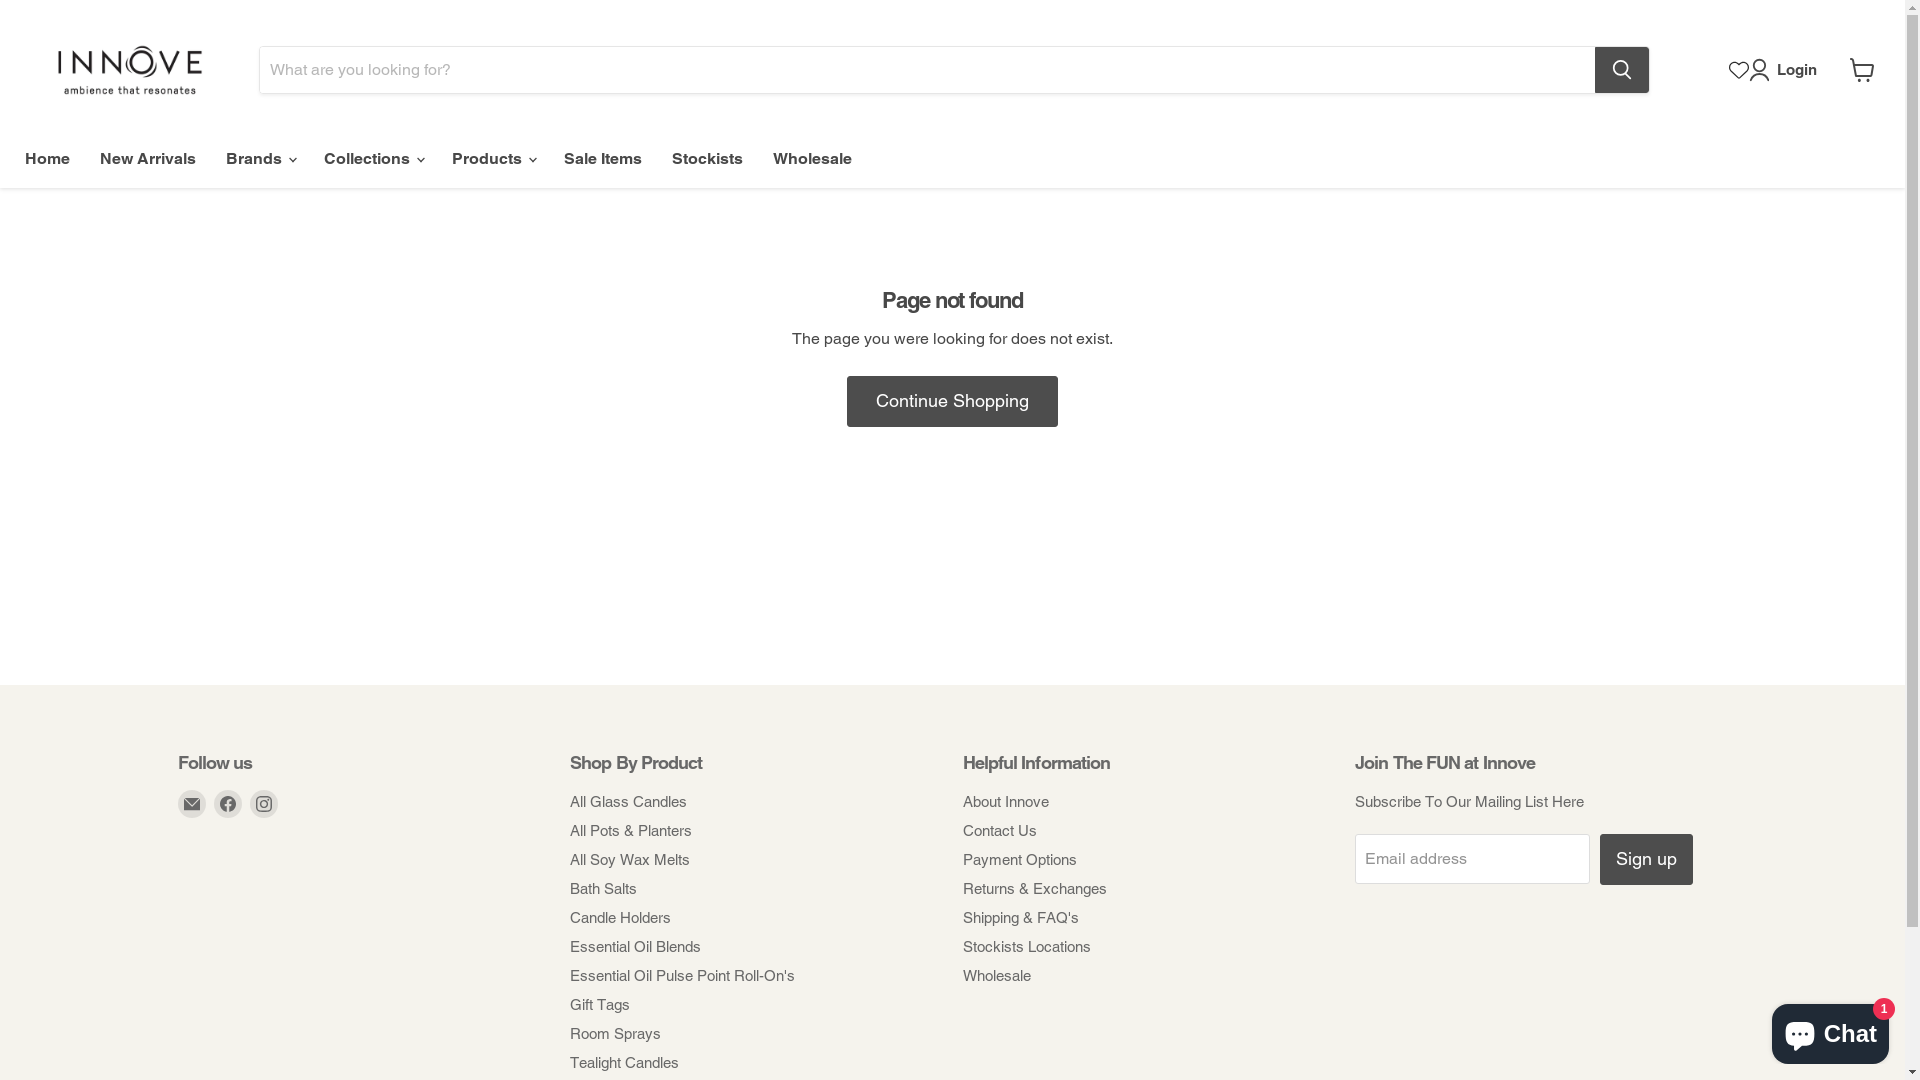 This screenshot has height=1080, width=1920. Describe the element at coordinates (682, 974) in the screenshot. I see `'Essential Oil Pulse Point Roll-On's'` at that location.